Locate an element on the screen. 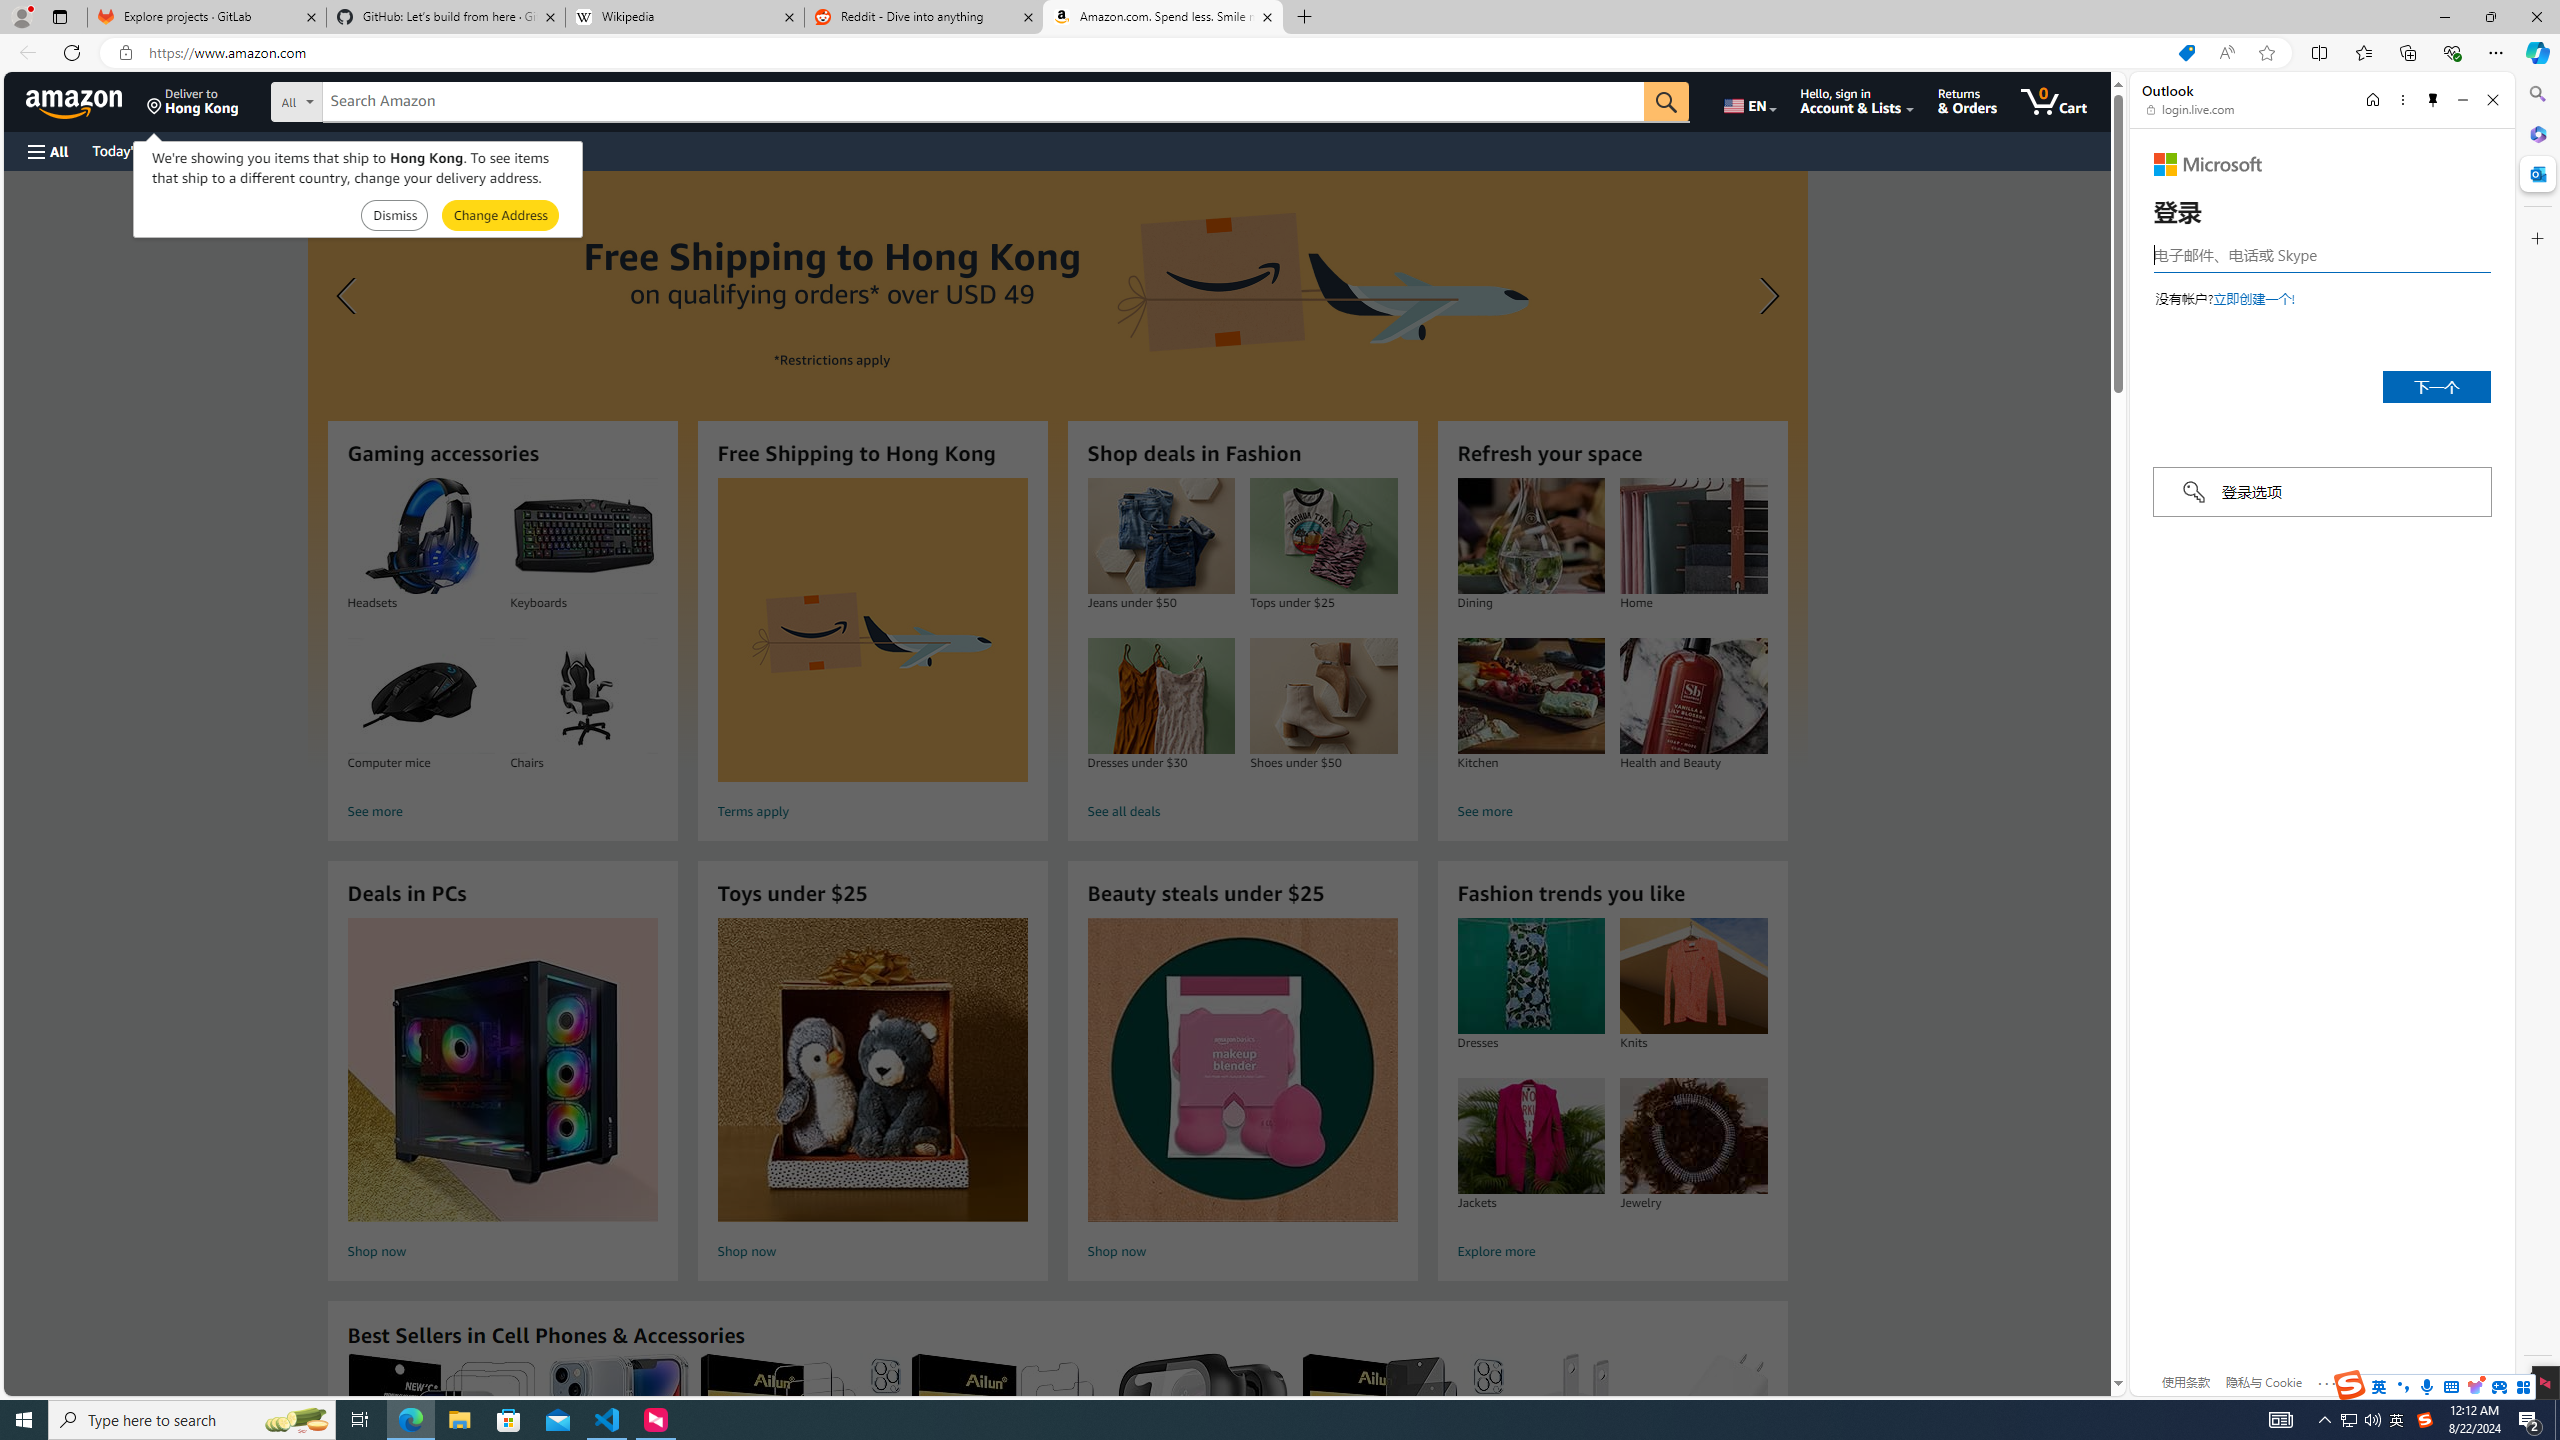 The width and height of the screenshot is (2560, 1440). '0 items in cart' is located at coordinates (2054, 100).